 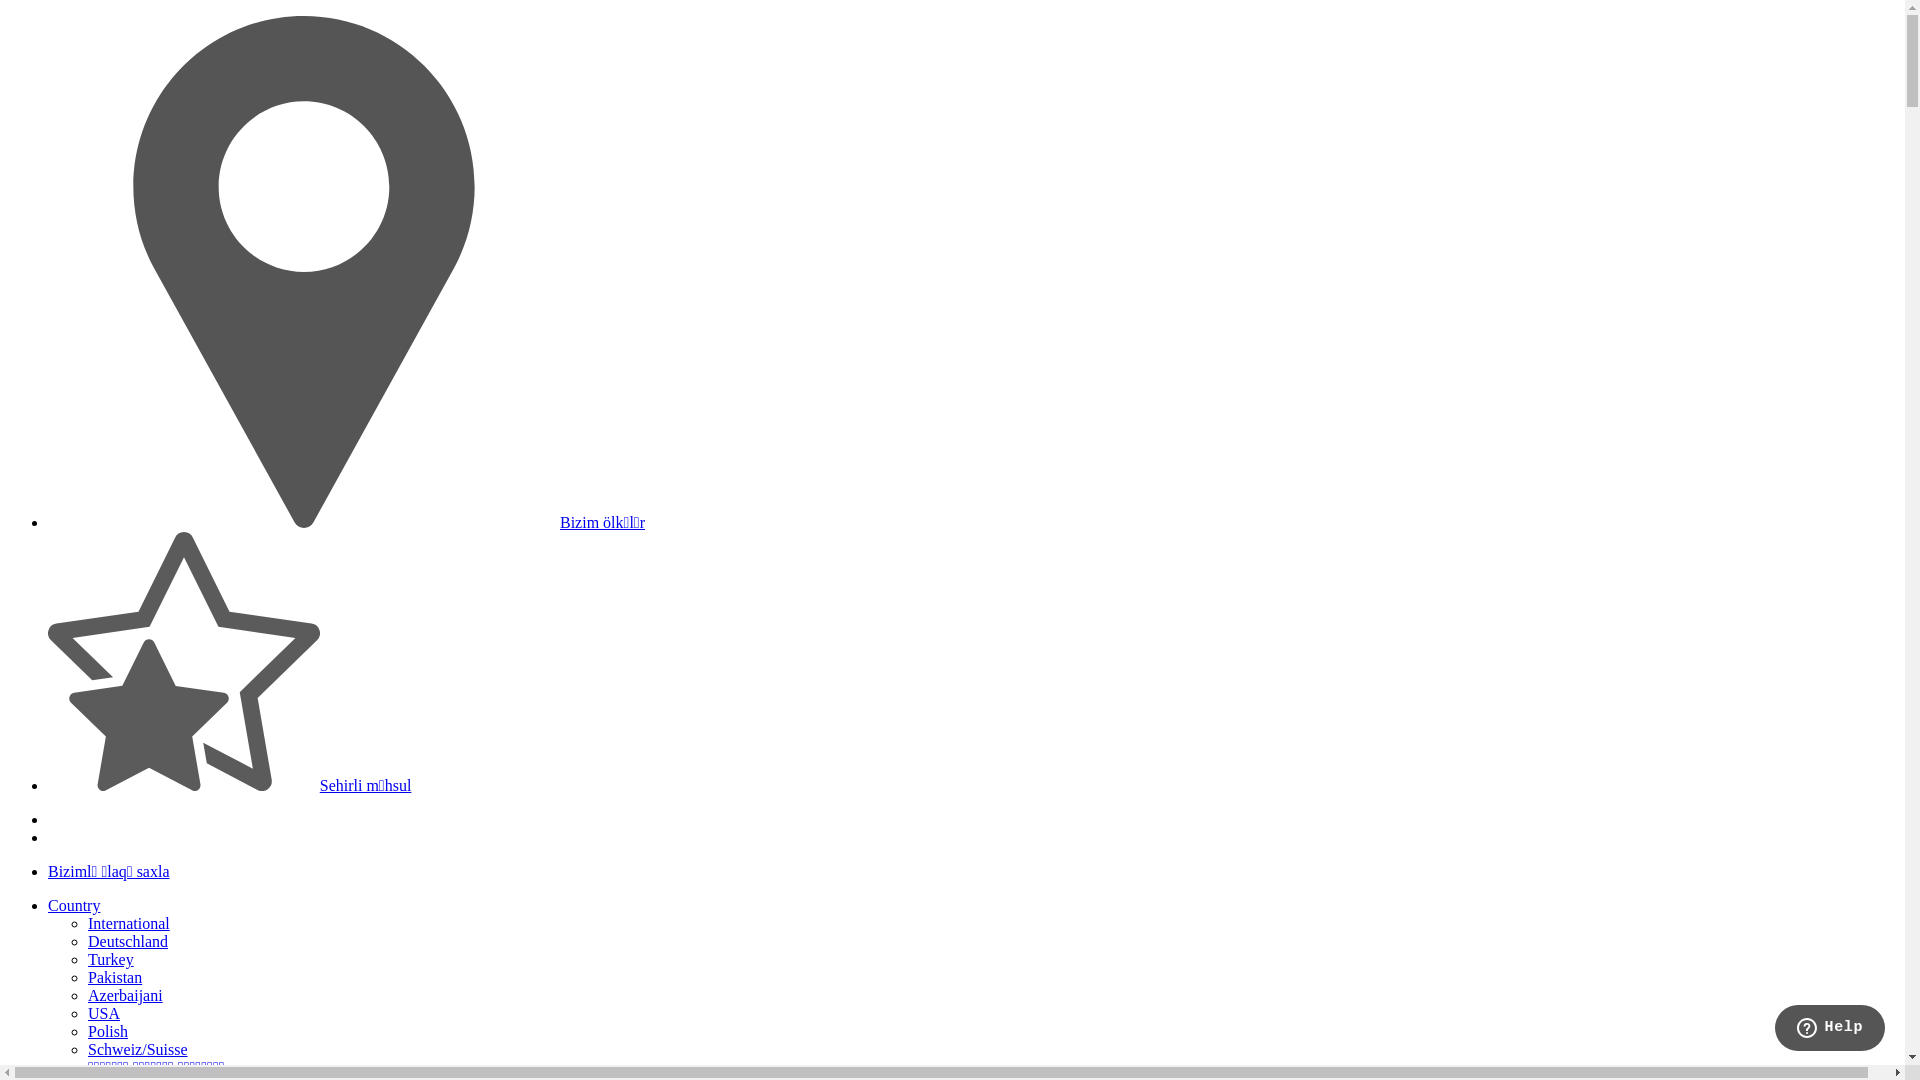 What do you see at coordinates (1829, 1029) in the screenshot?
I see `'Opens a widget where you can chat to one of our agents'` at bounding box center [1829, 1029].